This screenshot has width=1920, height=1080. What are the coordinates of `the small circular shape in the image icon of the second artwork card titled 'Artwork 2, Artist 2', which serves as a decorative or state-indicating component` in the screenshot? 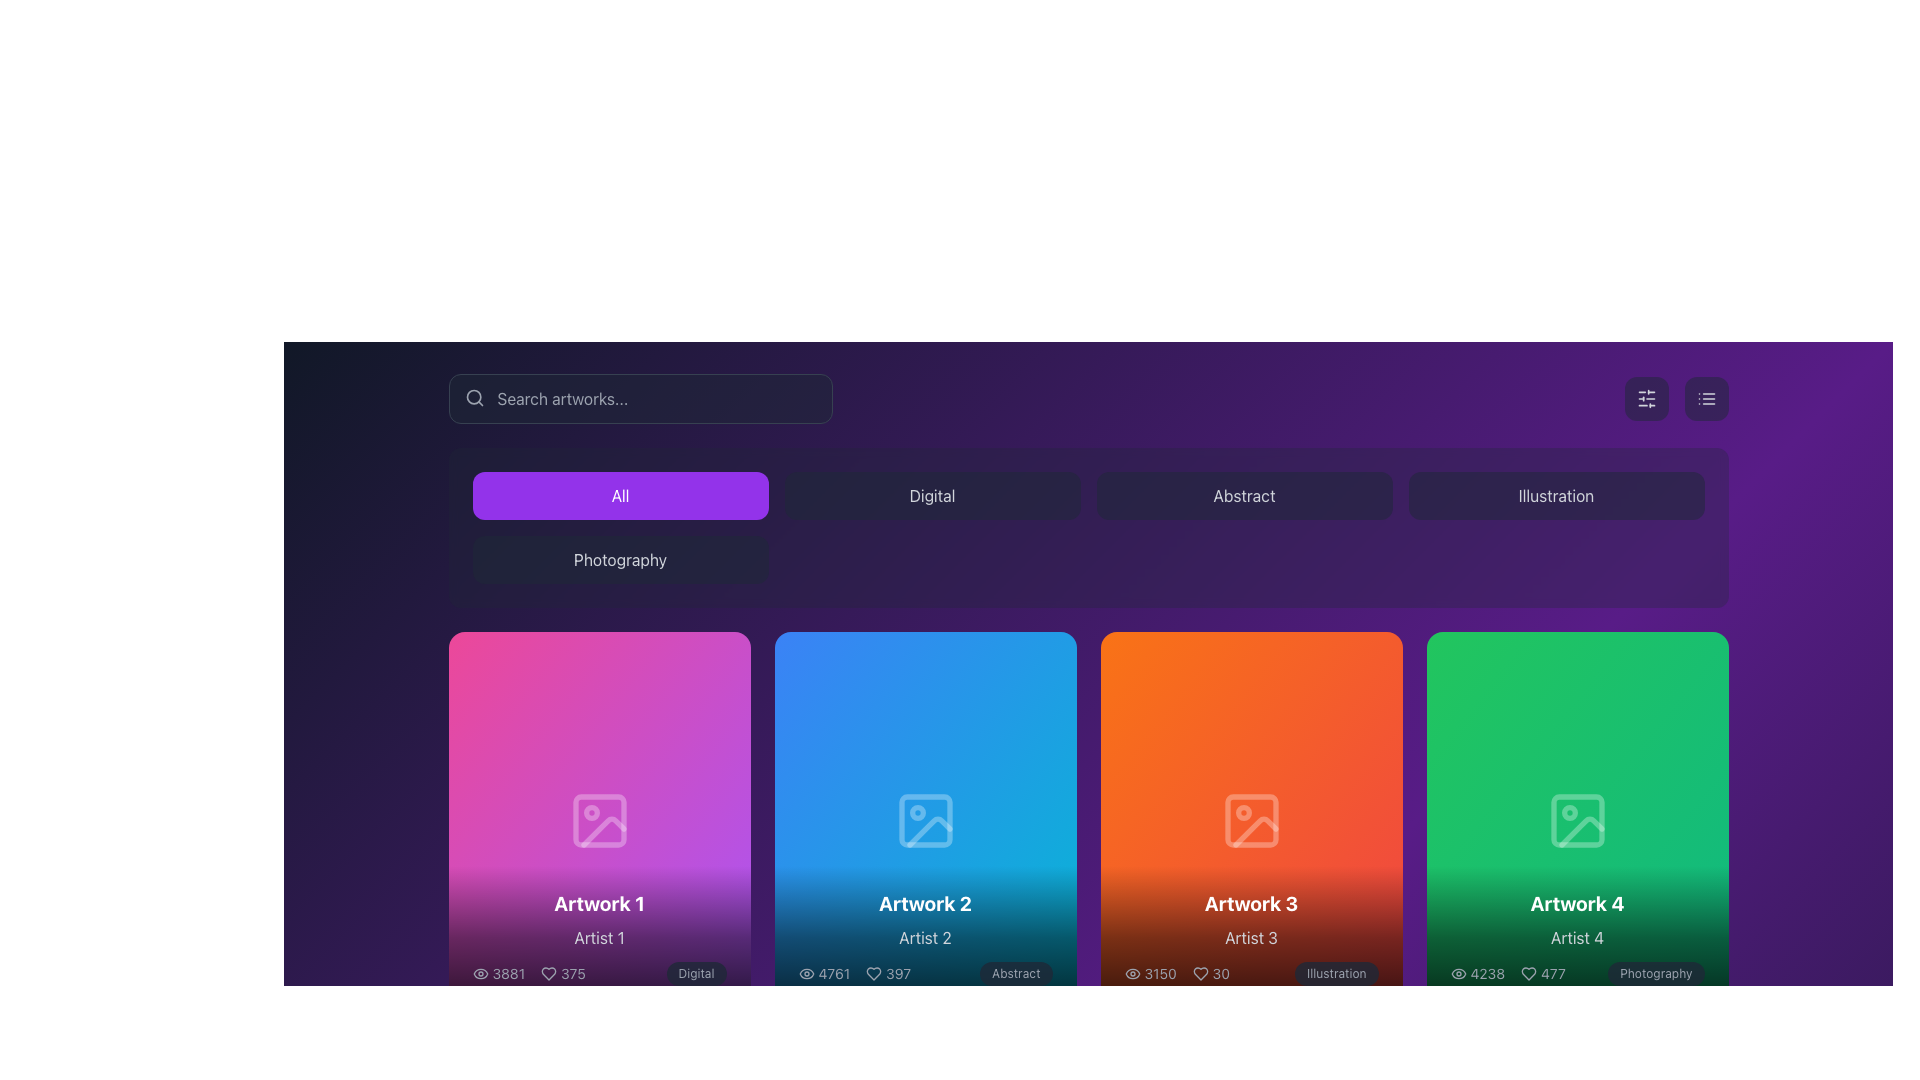 It's located at (916, 812).